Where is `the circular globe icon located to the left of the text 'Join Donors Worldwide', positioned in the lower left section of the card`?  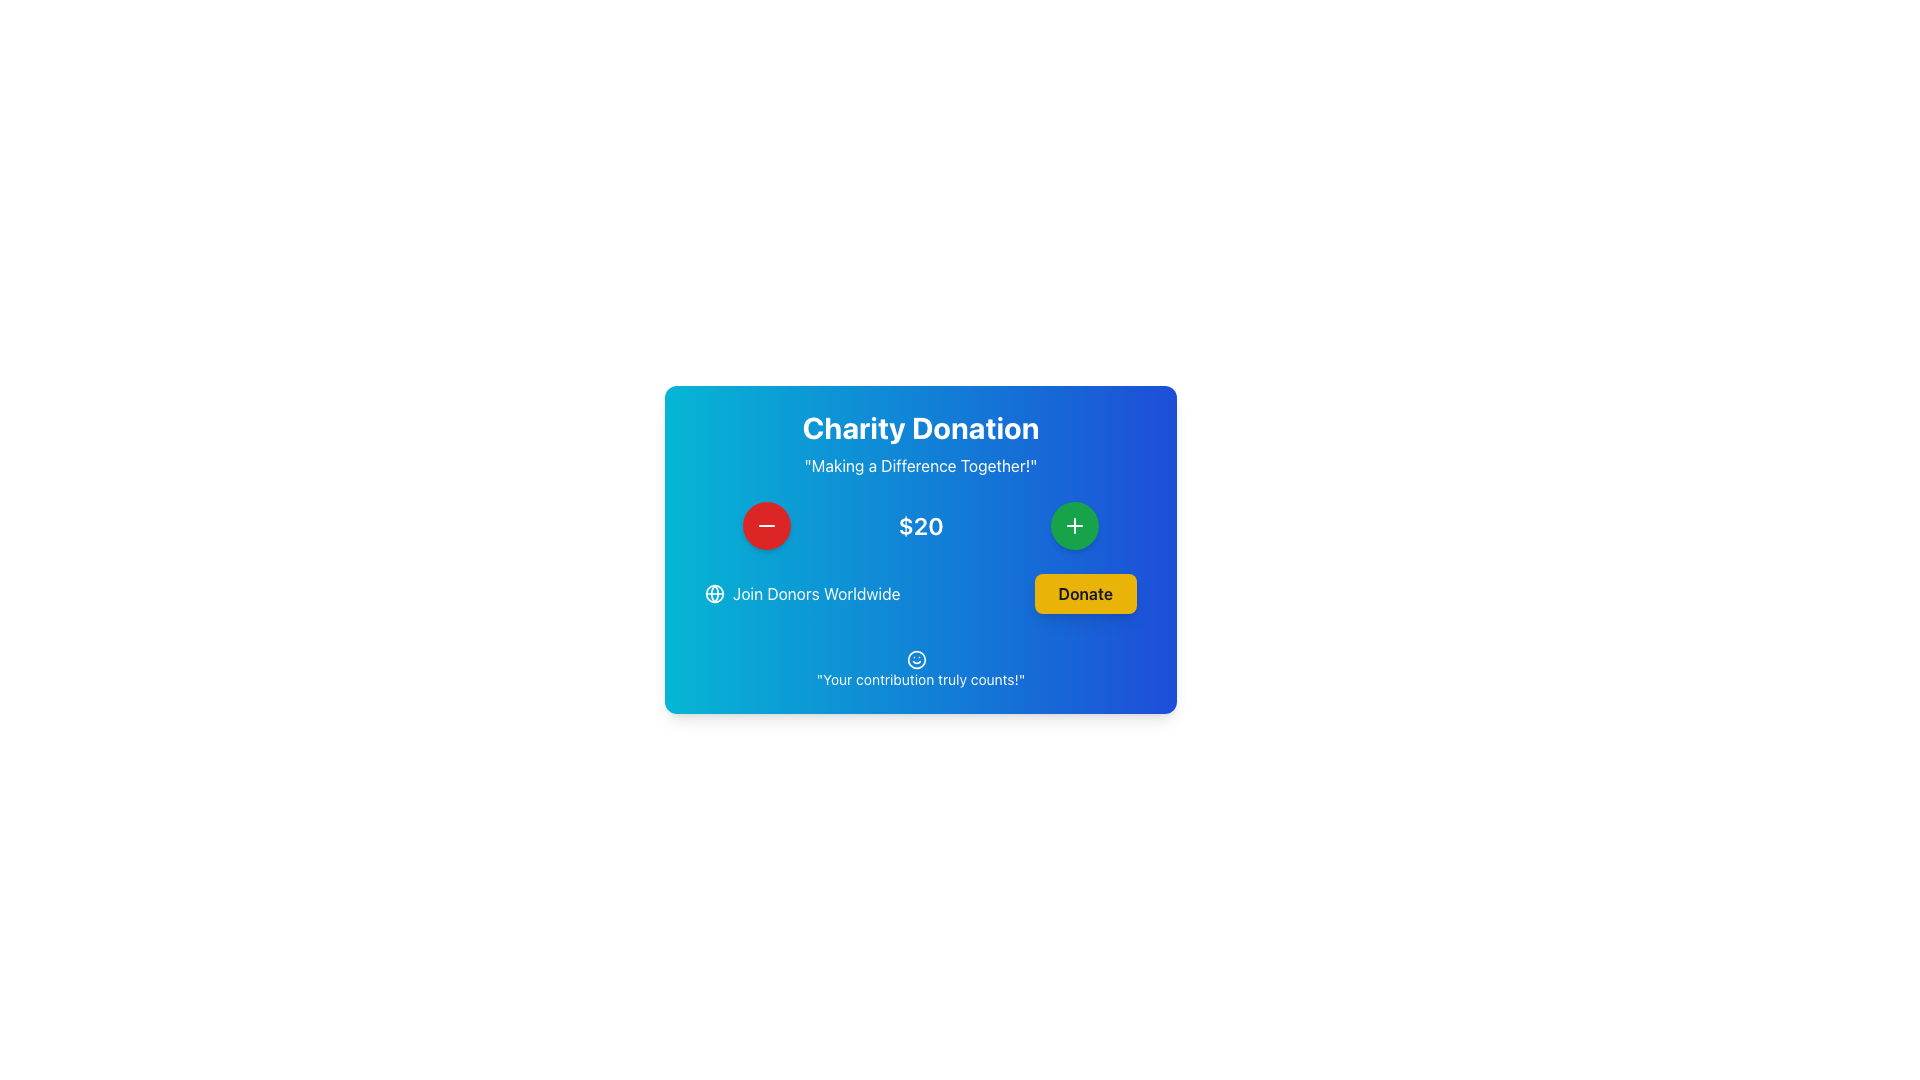 the circular globe icon located to the left of the text 'Join Donors Worldwide', positioned in the lower left section of the card is located at coordinates (715, 593).